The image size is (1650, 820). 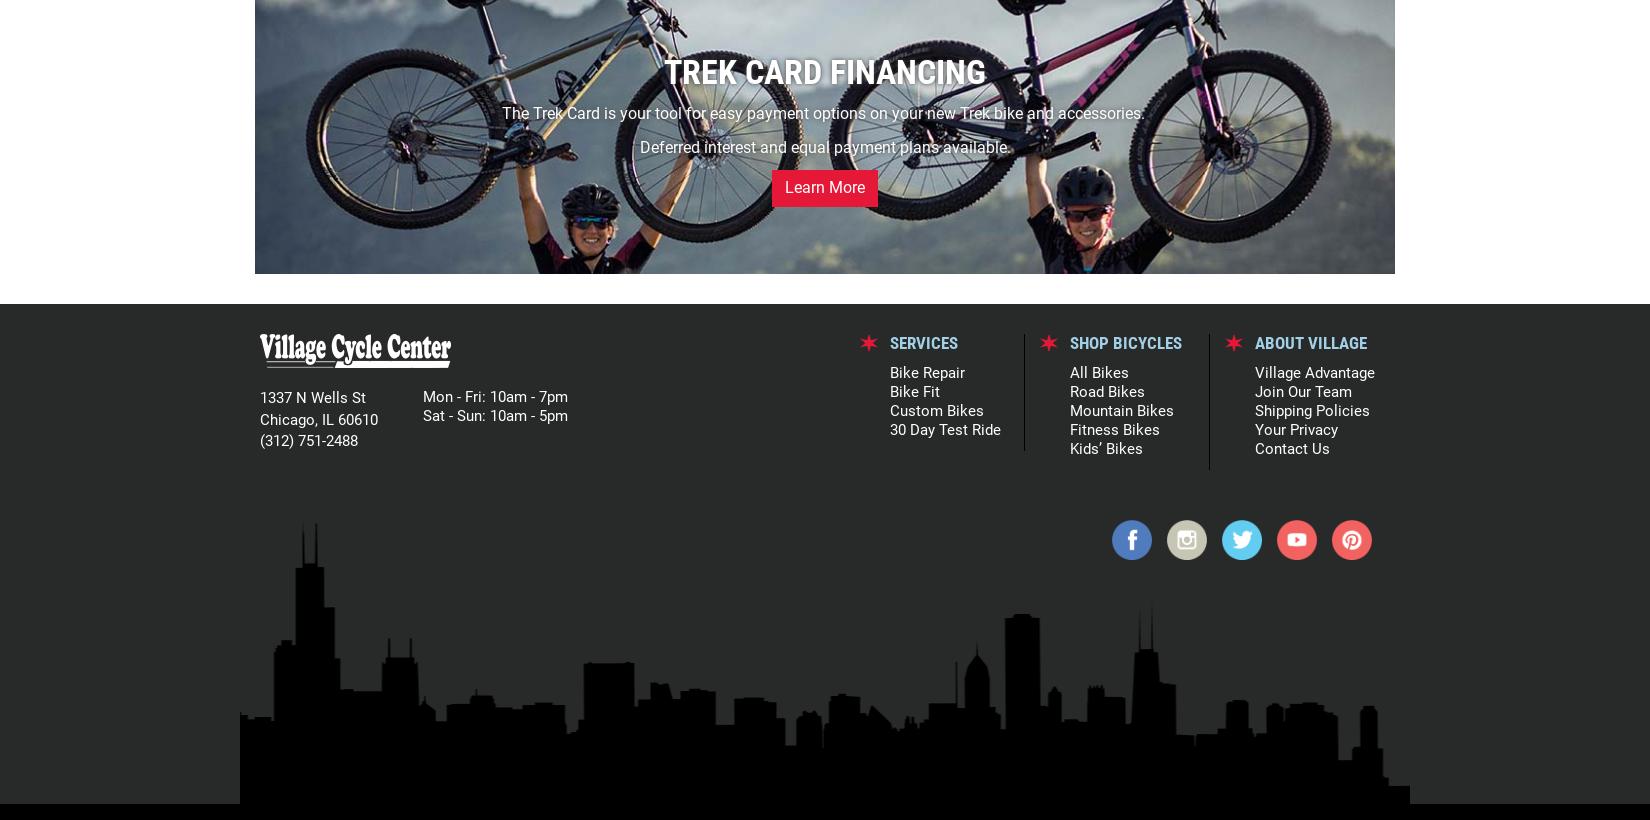 I want to click on 'Deferred interest and equal payment plans available.', so click(x=638, y=145).